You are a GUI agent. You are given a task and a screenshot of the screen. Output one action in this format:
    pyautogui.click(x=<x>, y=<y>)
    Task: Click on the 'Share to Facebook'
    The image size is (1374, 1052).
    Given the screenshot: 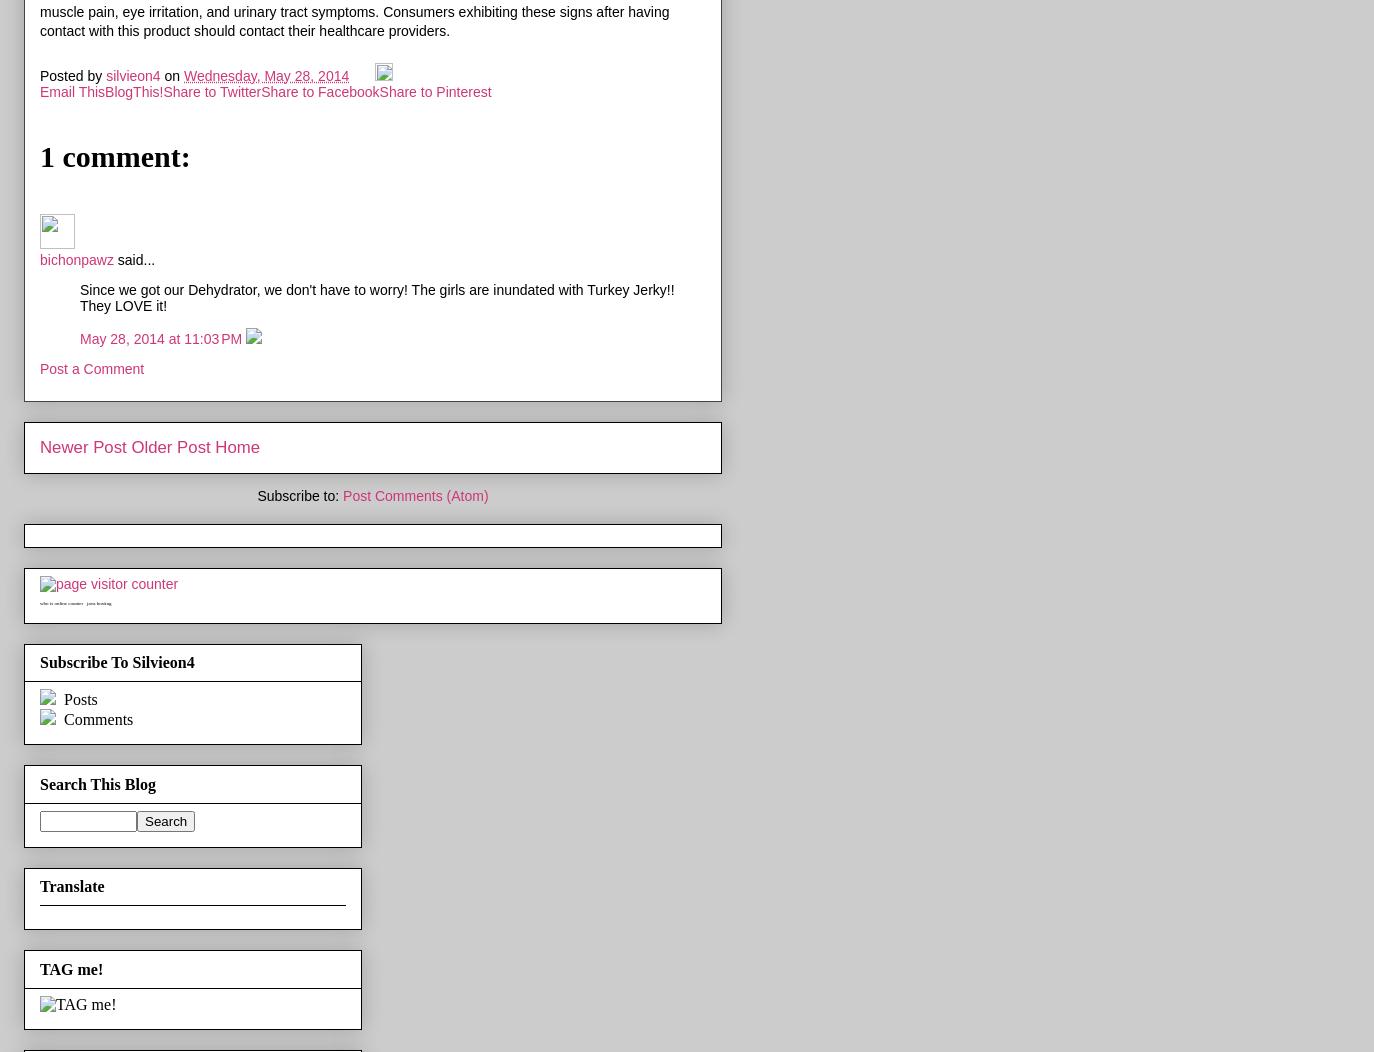 What is the action you would take?
    pyautogui.click(x=319, y=90)
    